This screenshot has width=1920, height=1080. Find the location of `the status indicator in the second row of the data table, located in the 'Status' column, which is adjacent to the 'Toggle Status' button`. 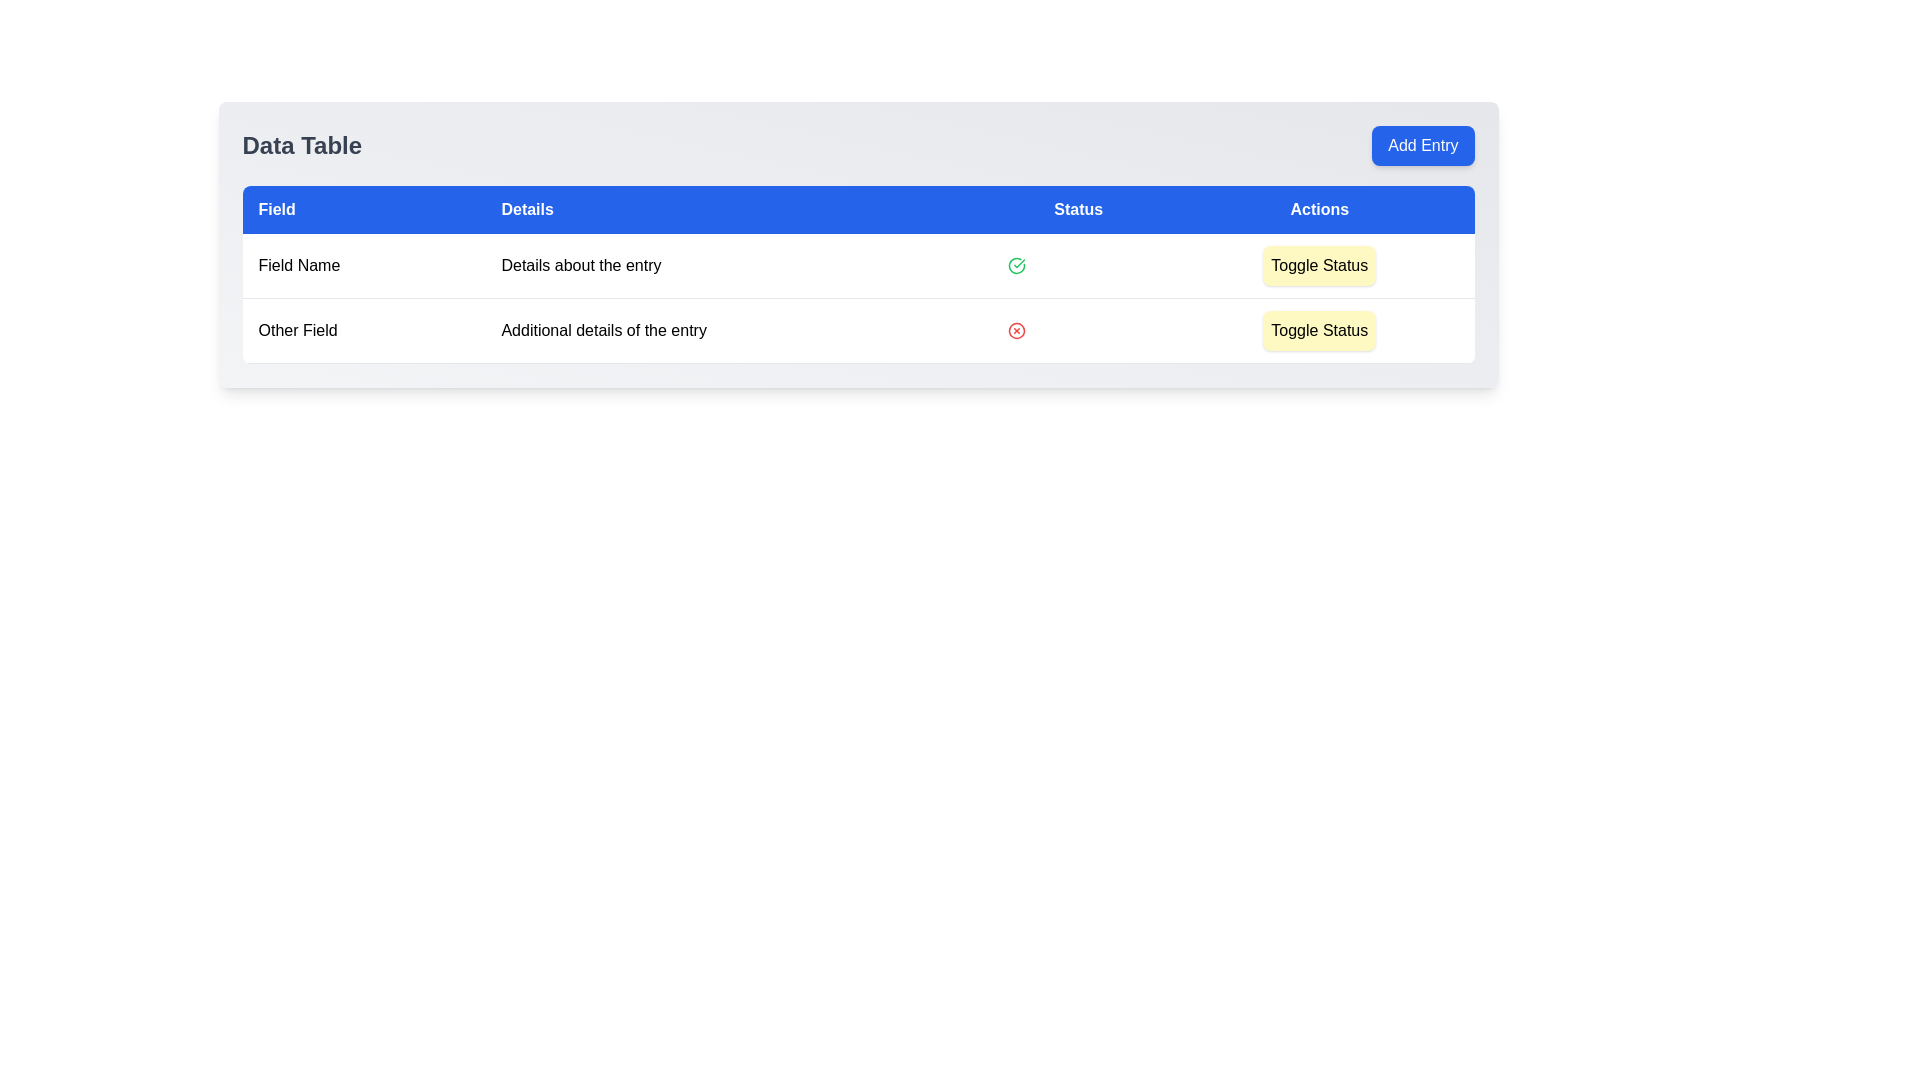

the status indicator in the second row of the data table, located in the 'Status' column, which is adjacent to the 'Toggle Status' button is located at coordinates (1077, 330).